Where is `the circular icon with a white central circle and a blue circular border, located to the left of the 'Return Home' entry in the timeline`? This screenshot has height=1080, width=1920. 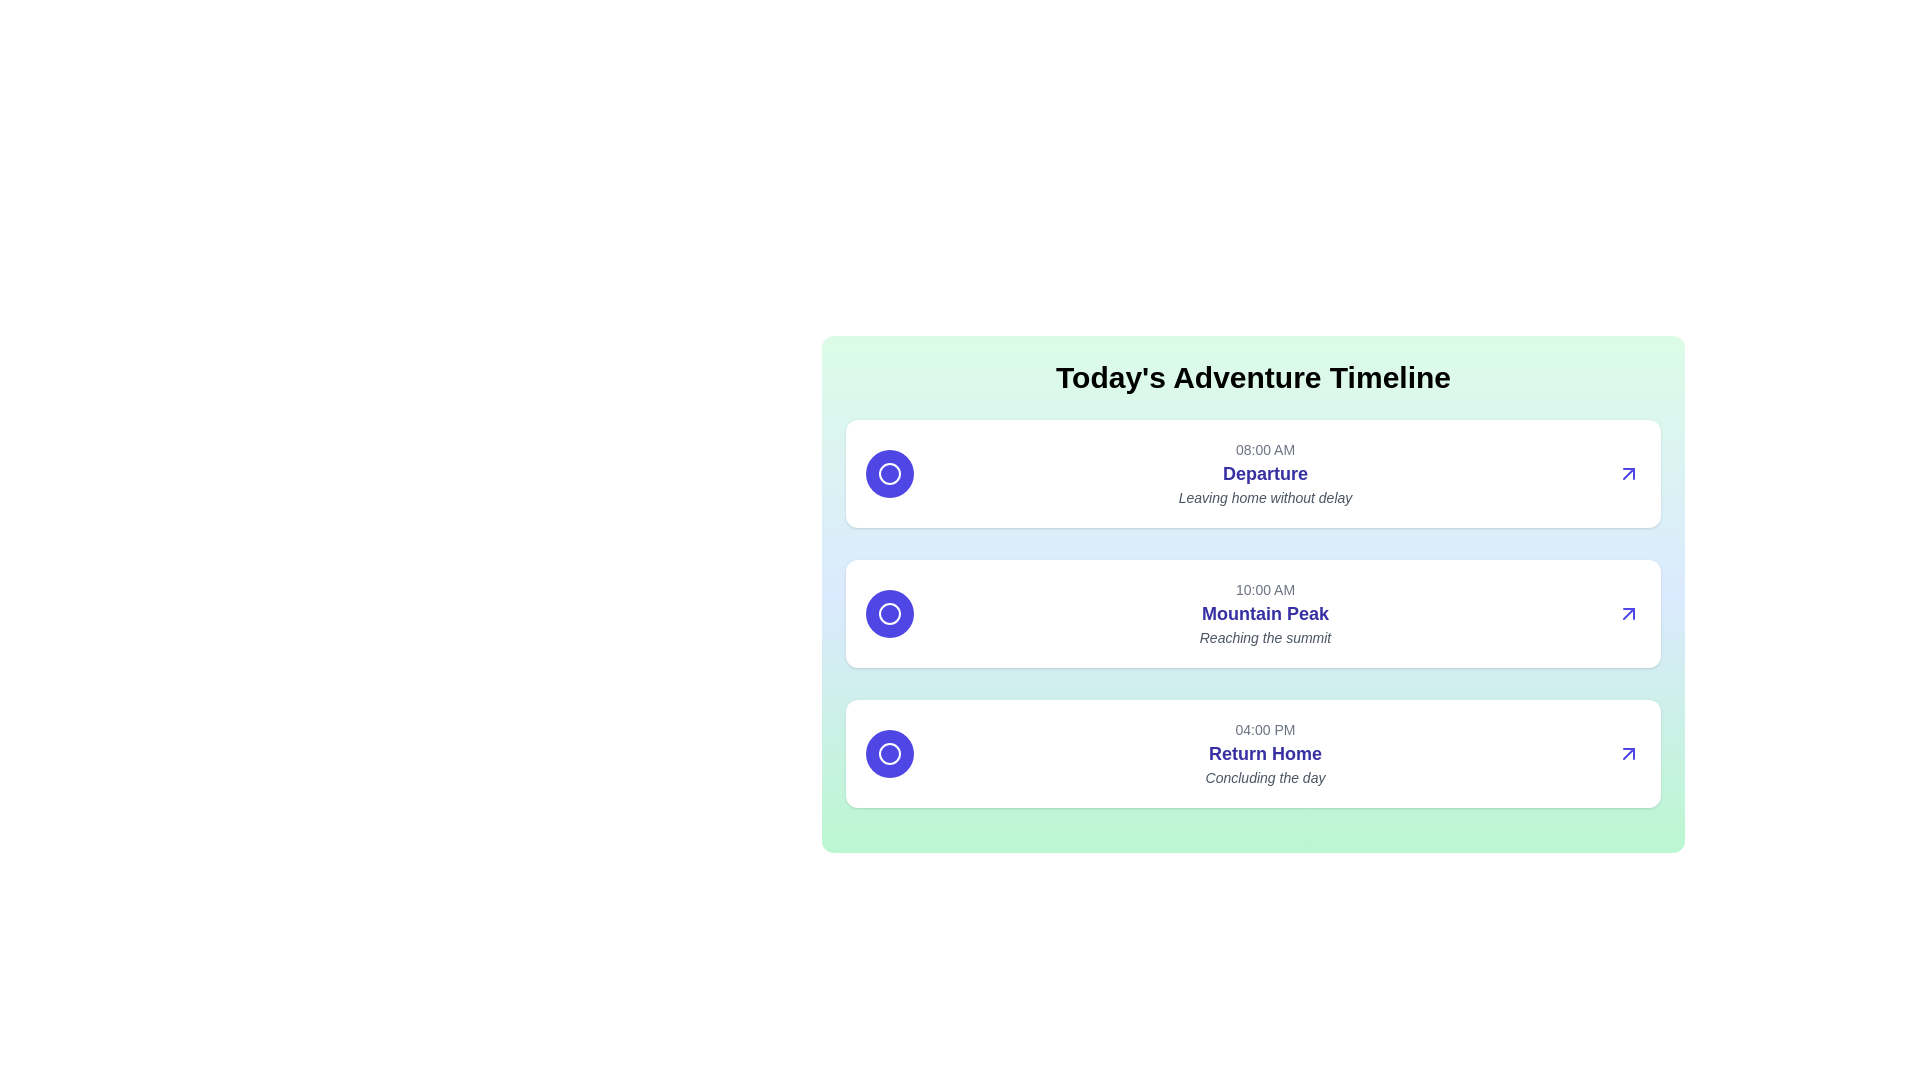 the circular icon with a white central circle and a blue circular border, located to the left of the 'Return Home' entry in the timeline is located at coordinates (888, 753).